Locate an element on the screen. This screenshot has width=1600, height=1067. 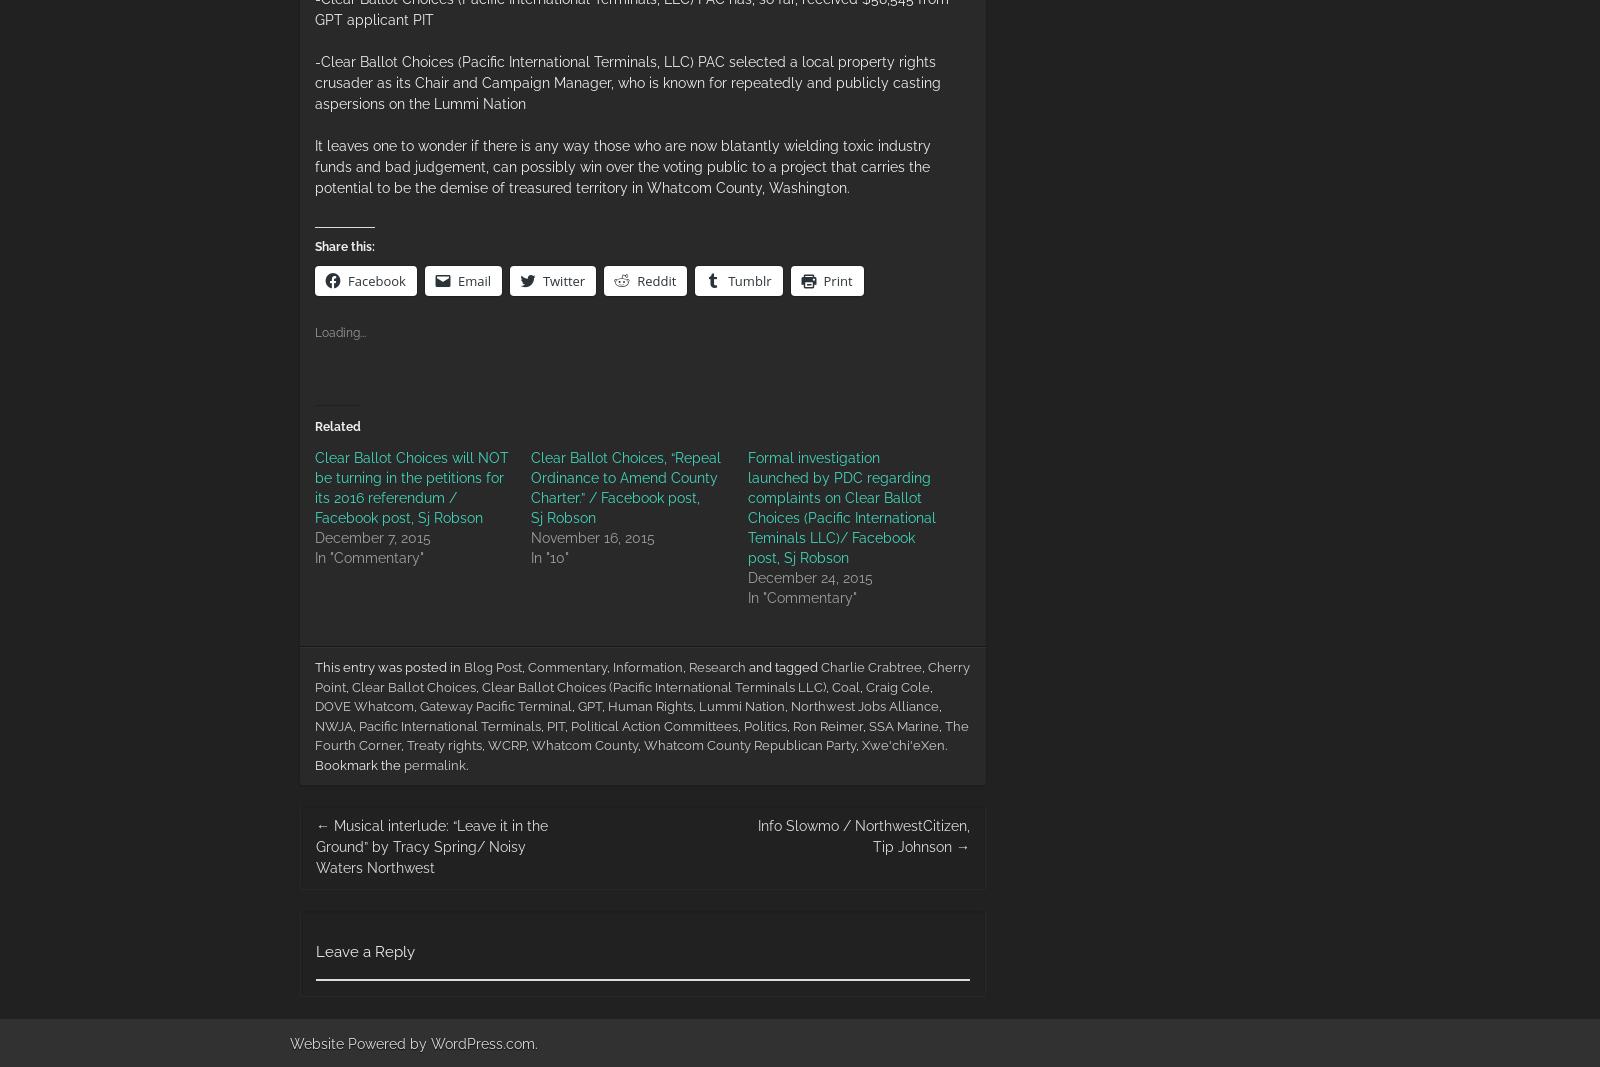
'Loading...' is located at coordinates (340, 333).